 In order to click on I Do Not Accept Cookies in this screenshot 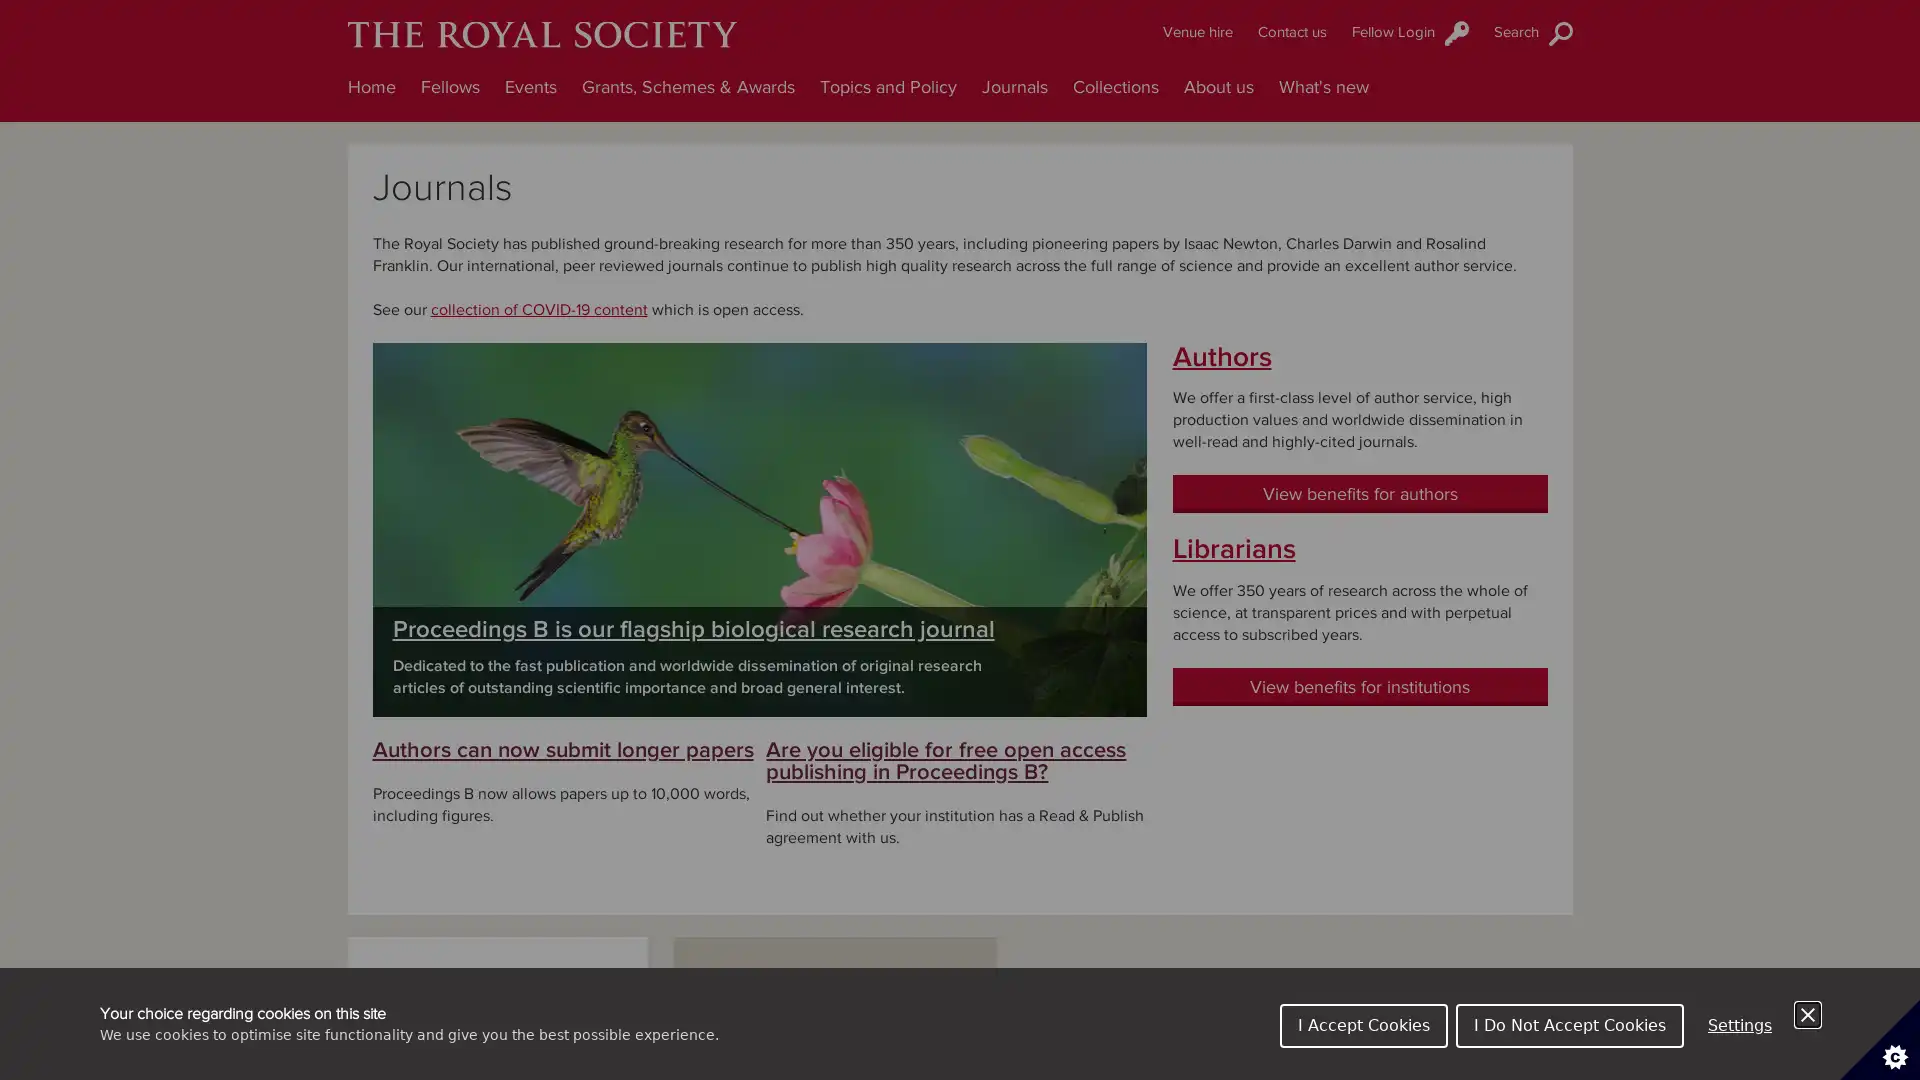, I will do `click(1568, 1026)`.